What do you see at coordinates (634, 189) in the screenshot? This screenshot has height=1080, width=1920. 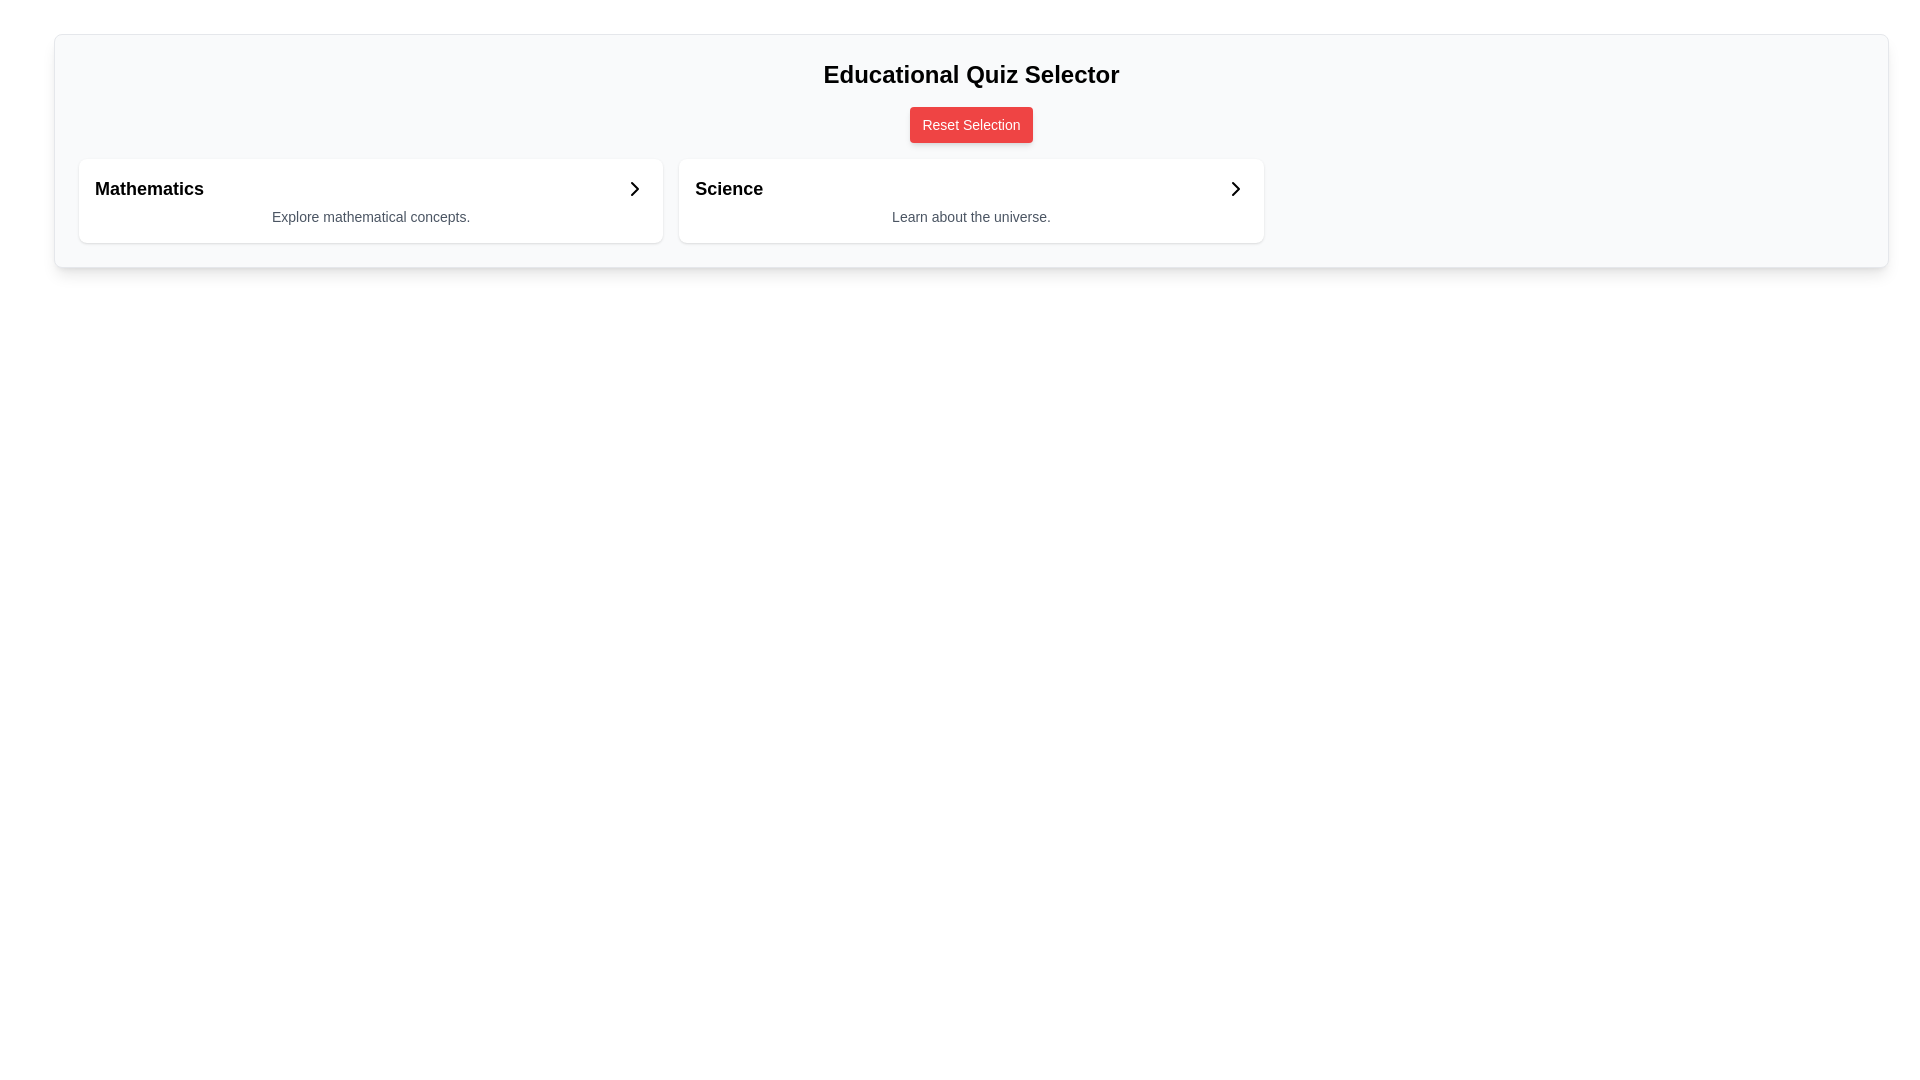 I see `the rightward-pointing chevron arrow icon located within the Mathematics button` at bounding box center [634, 189].